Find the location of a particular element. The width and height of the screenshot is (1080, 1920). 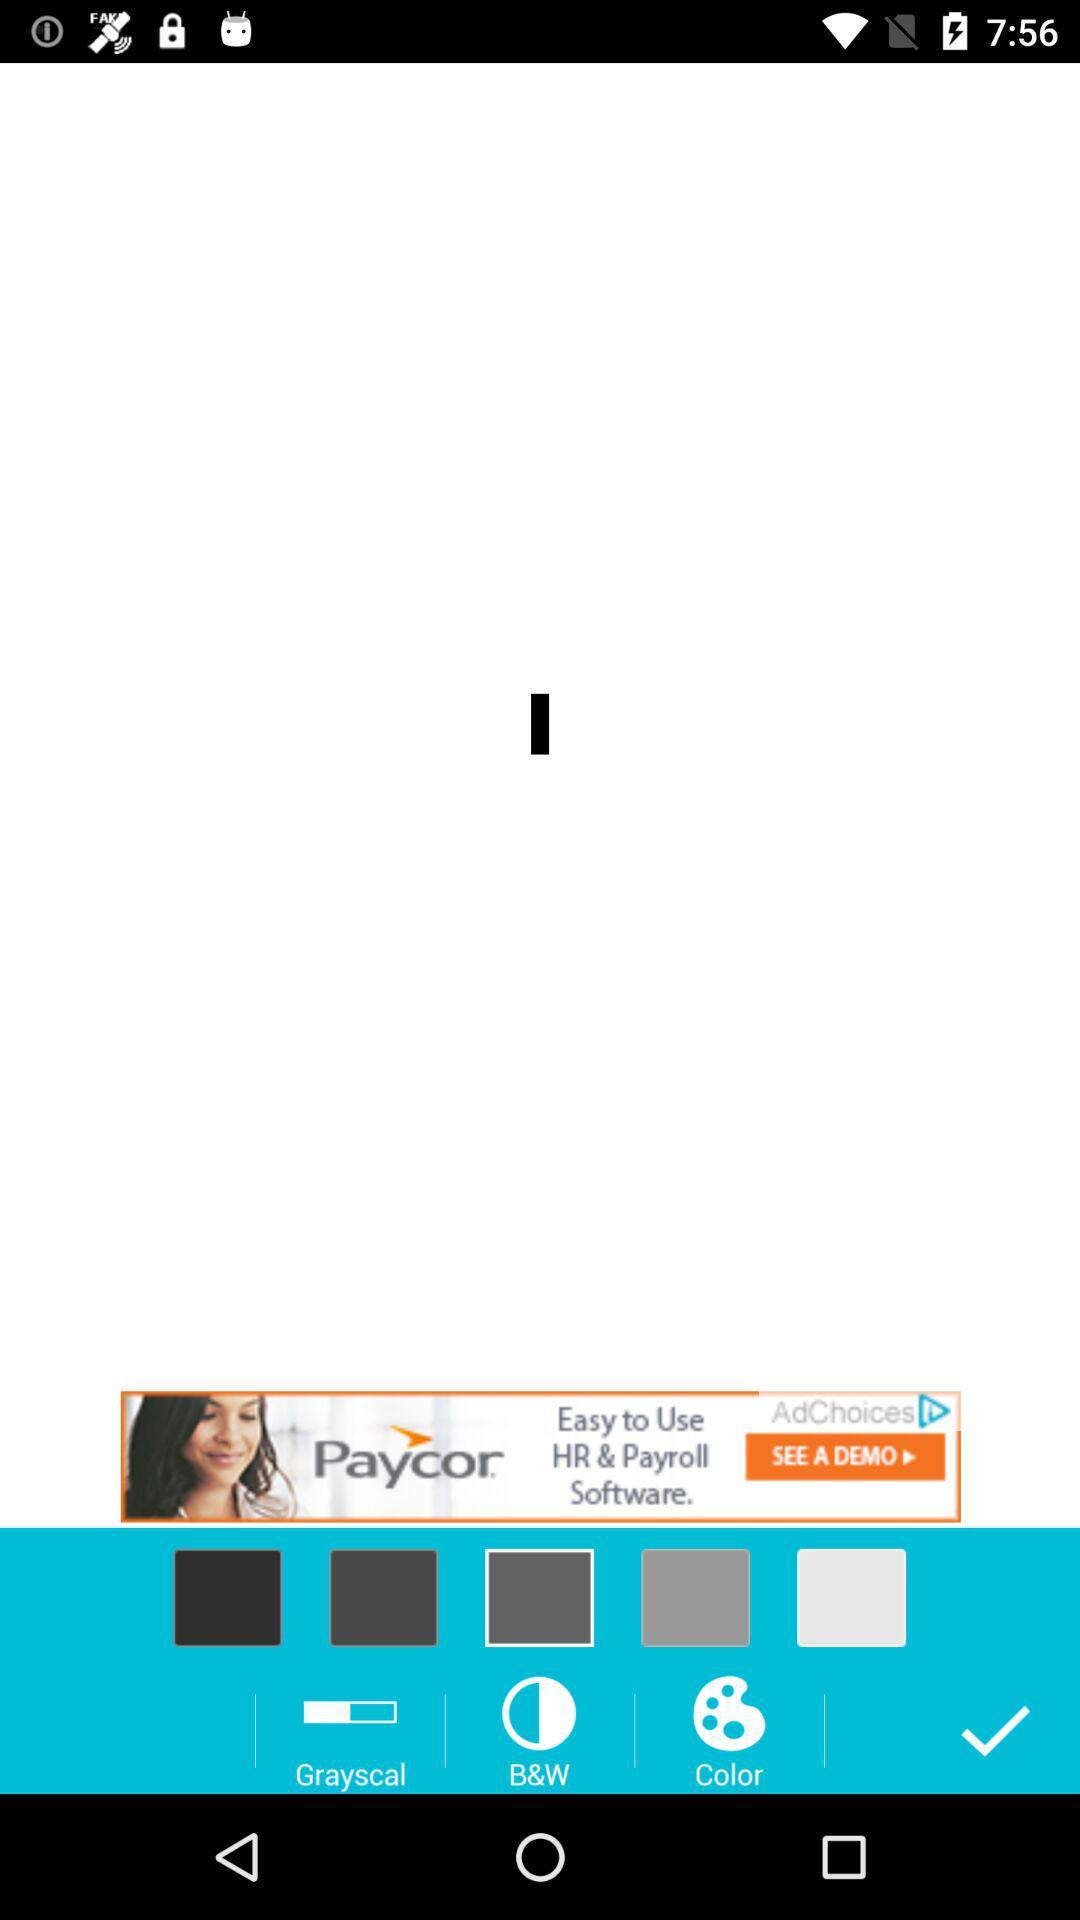

advertisement page is located at coordinates (540, 1456).